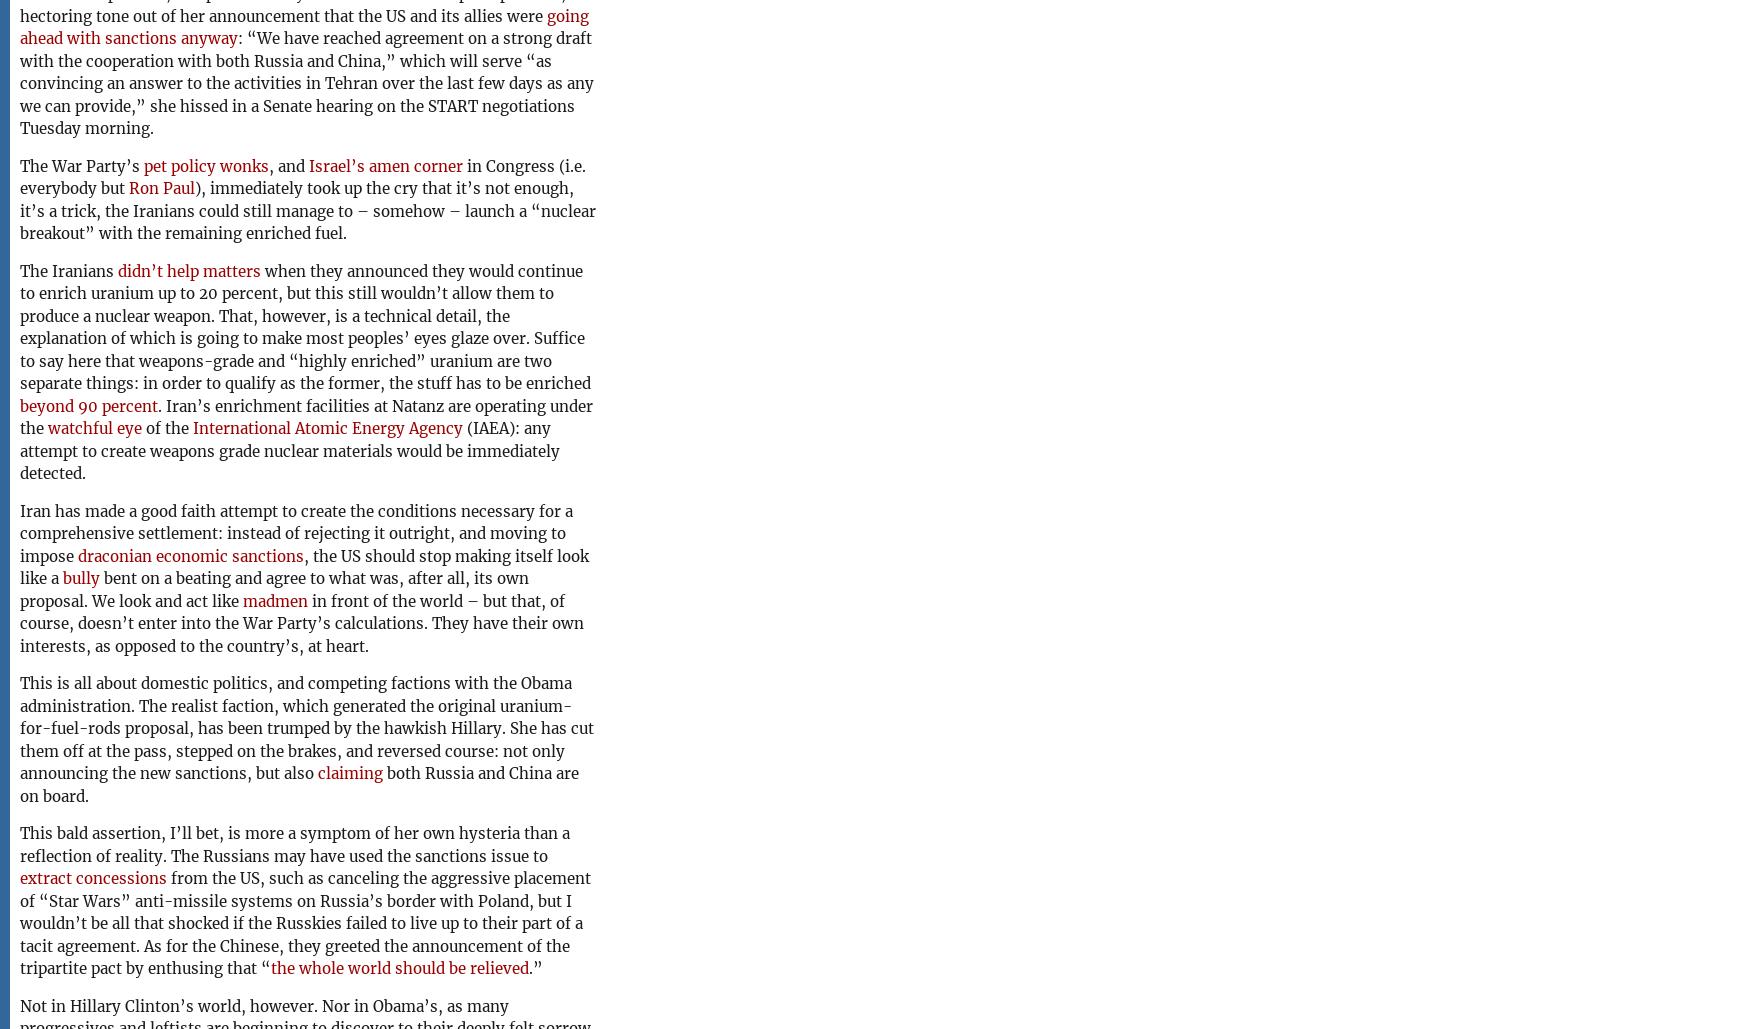 This screenshot has height=1029, width=1750. I want to click on '),
immediately took up the cry that it’s not enough, it’s a trick,
the Iranians could still manage to – somehow – launch a “nuclear
breakout” with the remaining enriched fuel.', so click(307, 211).